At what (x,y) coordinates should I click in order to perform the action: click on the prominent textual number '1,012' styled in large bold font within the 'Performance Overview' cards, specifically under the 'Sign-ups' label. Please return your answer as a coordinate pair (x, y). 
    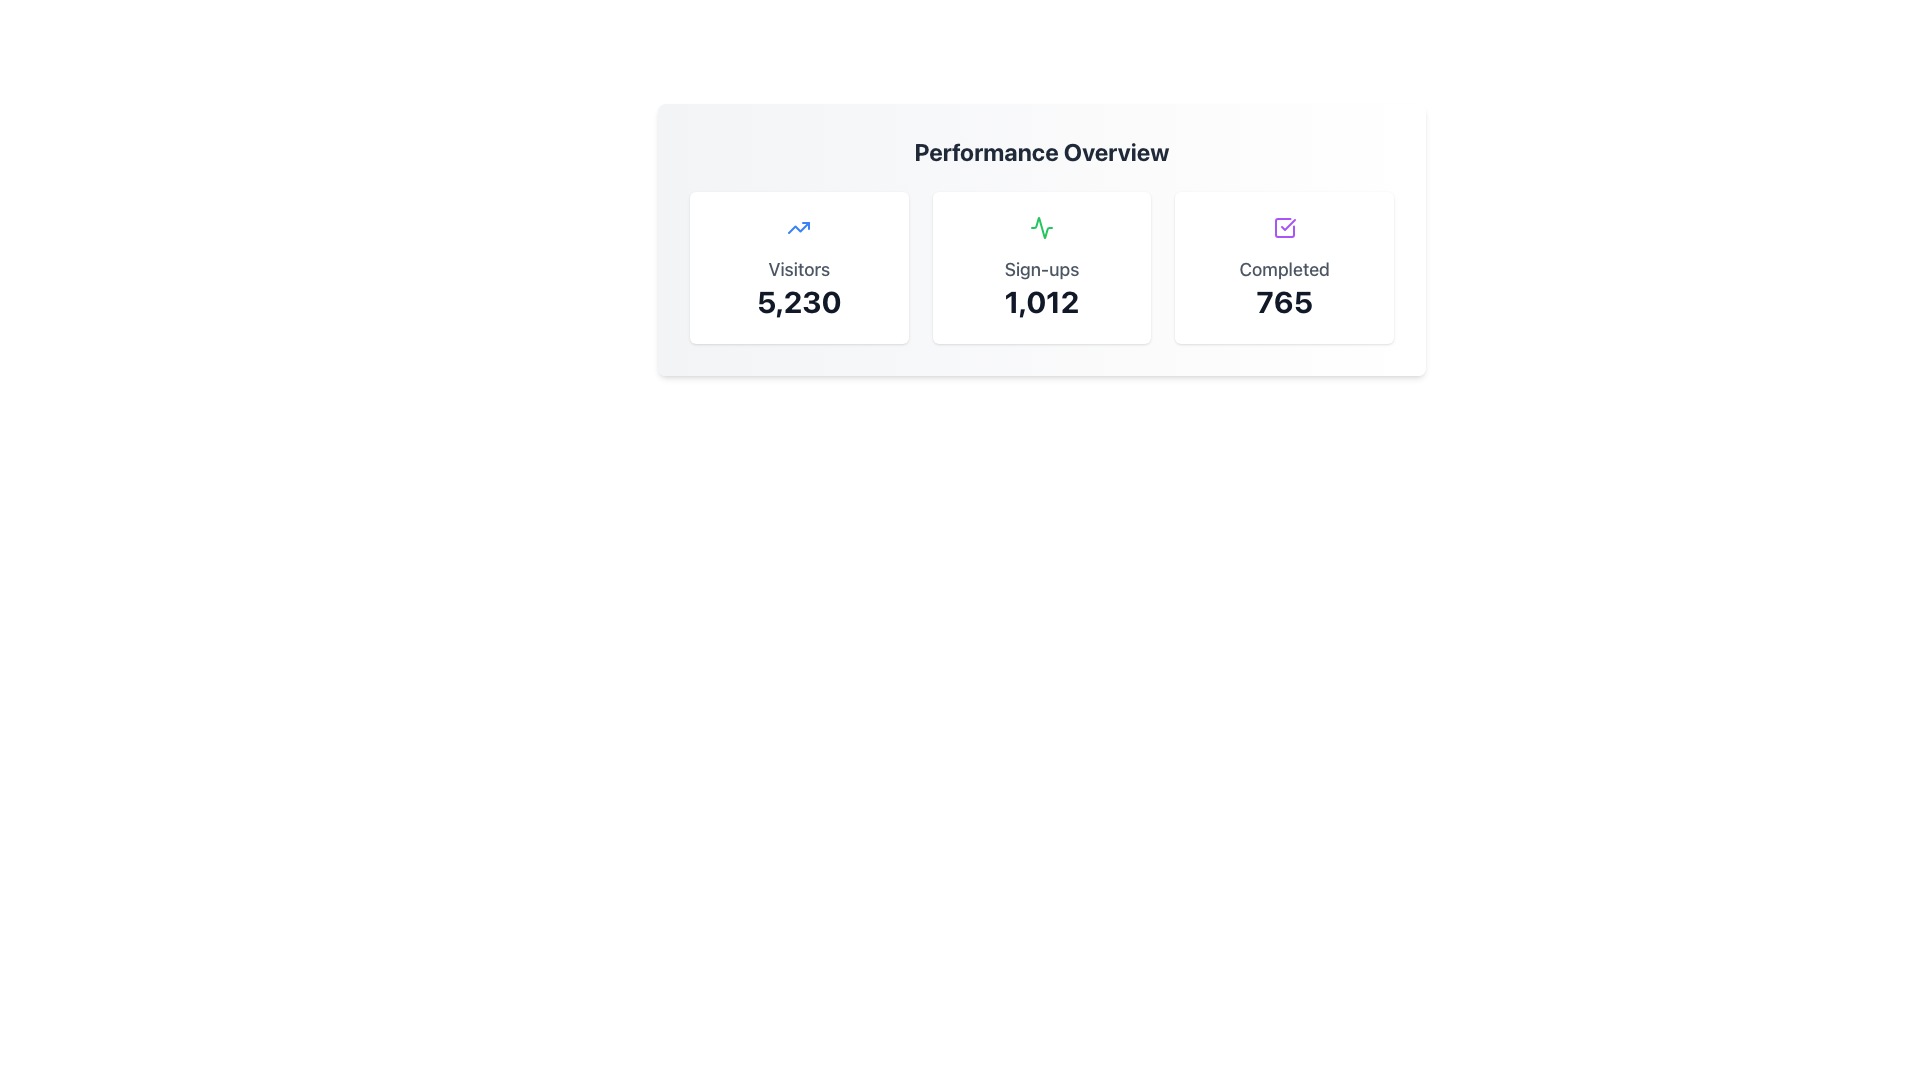
    Looking at the image, I should click on (1040, 301).